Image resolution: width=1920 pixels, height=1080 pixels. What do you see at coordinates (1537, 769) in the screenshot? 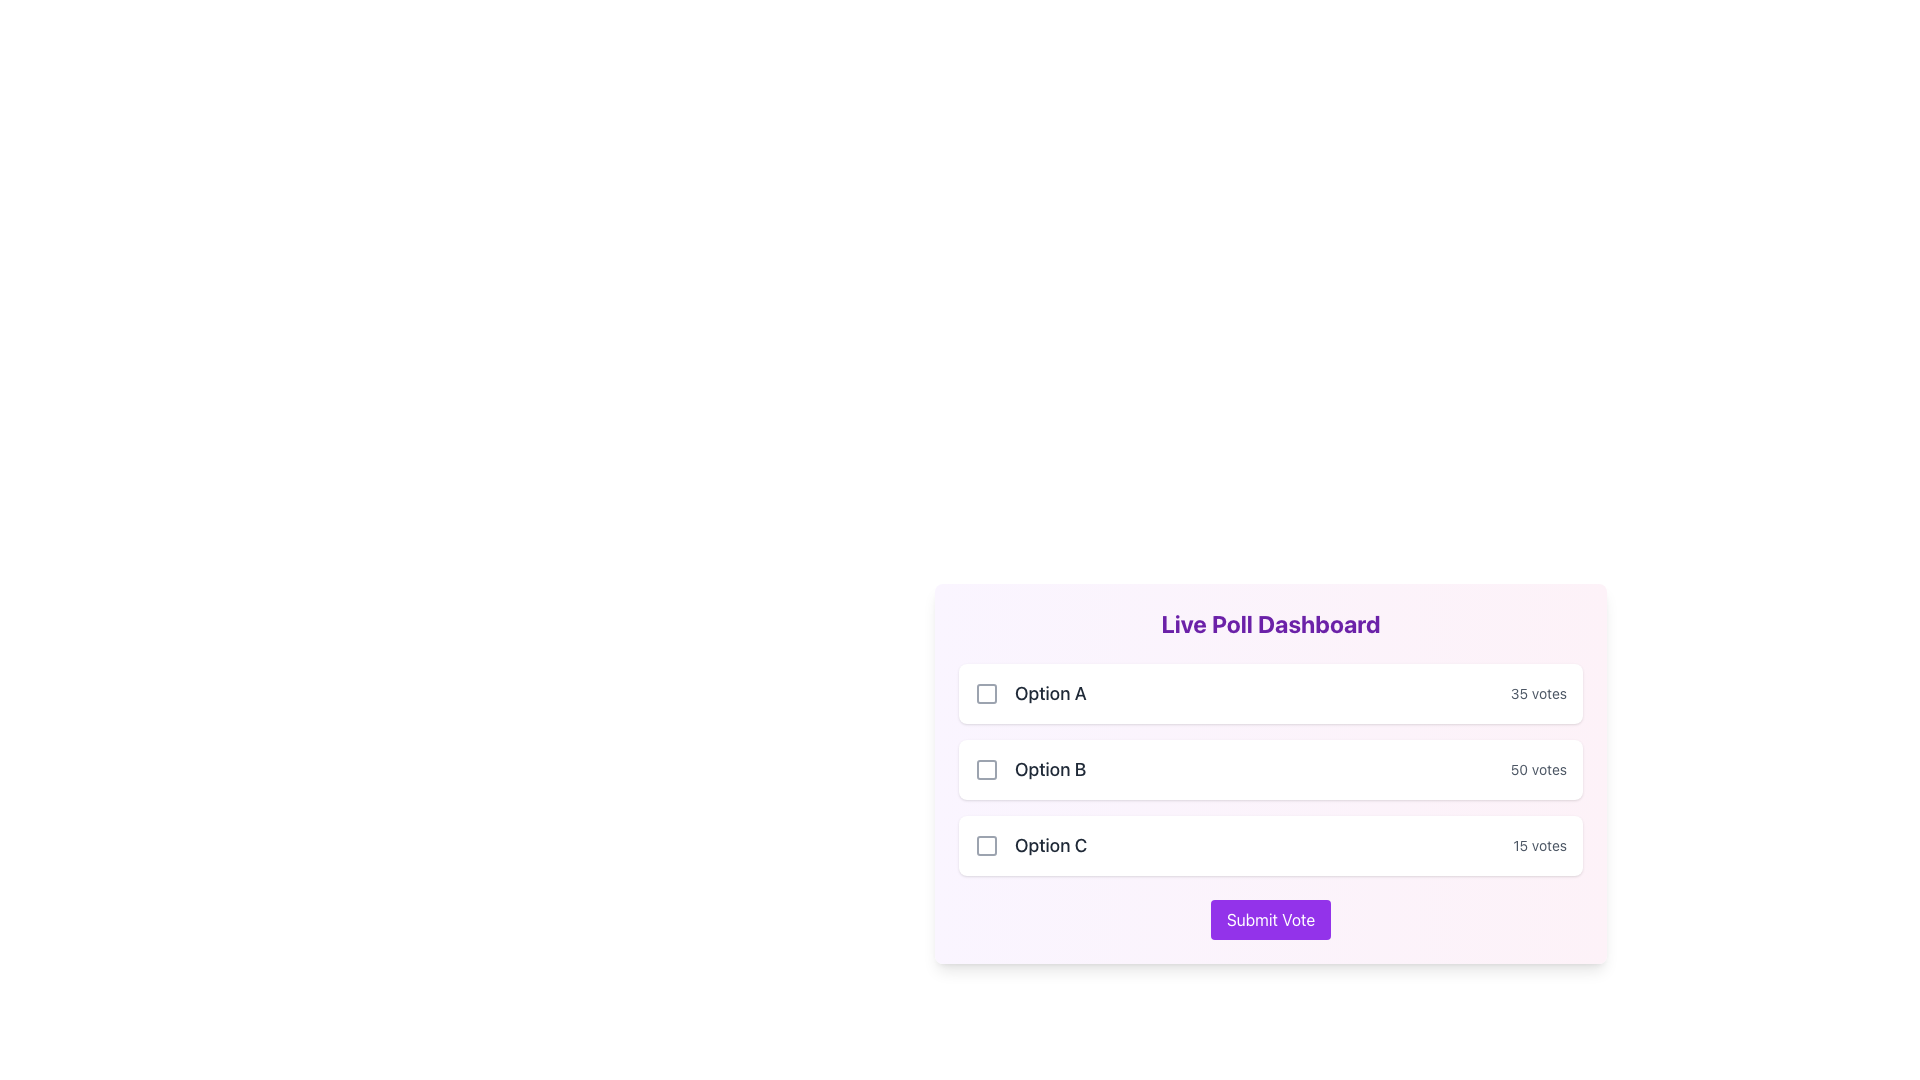
I see `the static text element displaying '50 votes' which is styled in gray and positioned to the right of 'Option B'` at bounding box center [1537, 769].